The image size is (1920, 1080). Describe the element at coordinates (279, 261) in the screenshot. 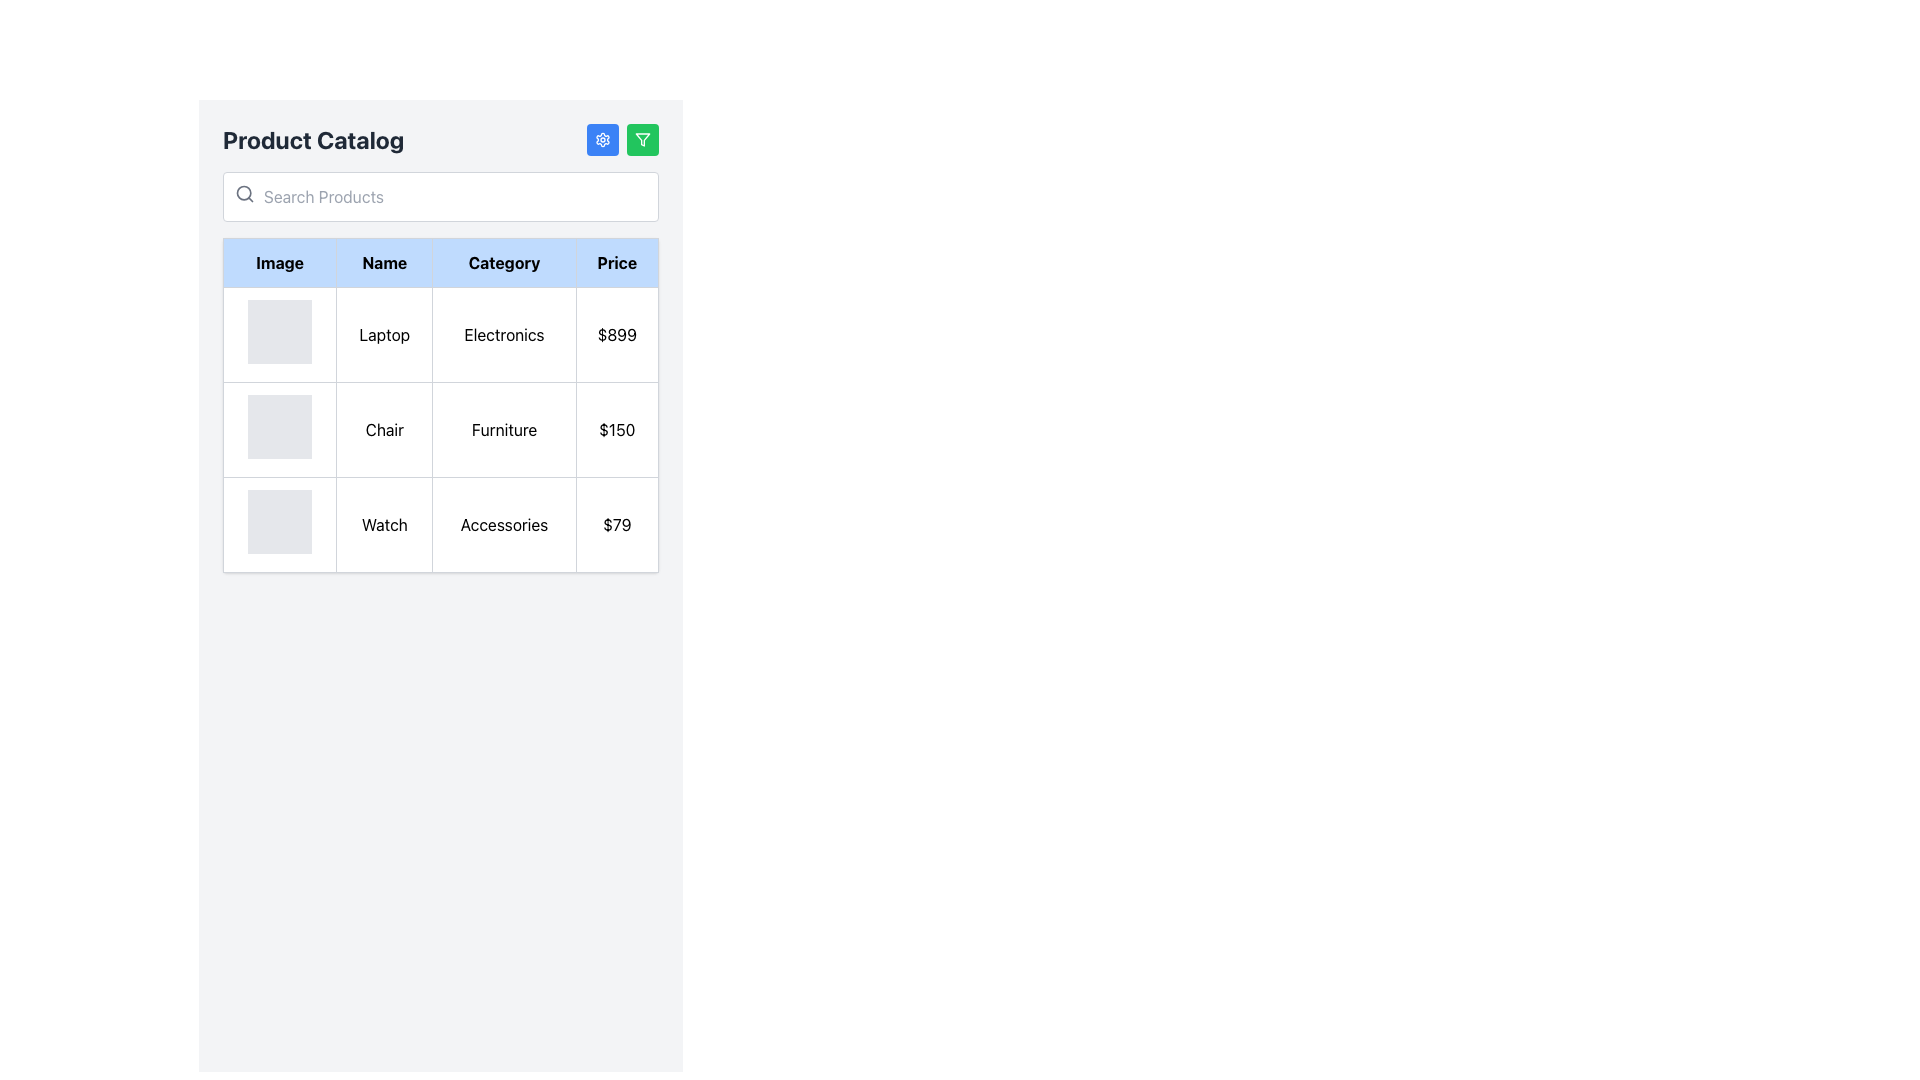

I see `the table header cell labeled 'Image' which has a light blue background and black text` at that location.